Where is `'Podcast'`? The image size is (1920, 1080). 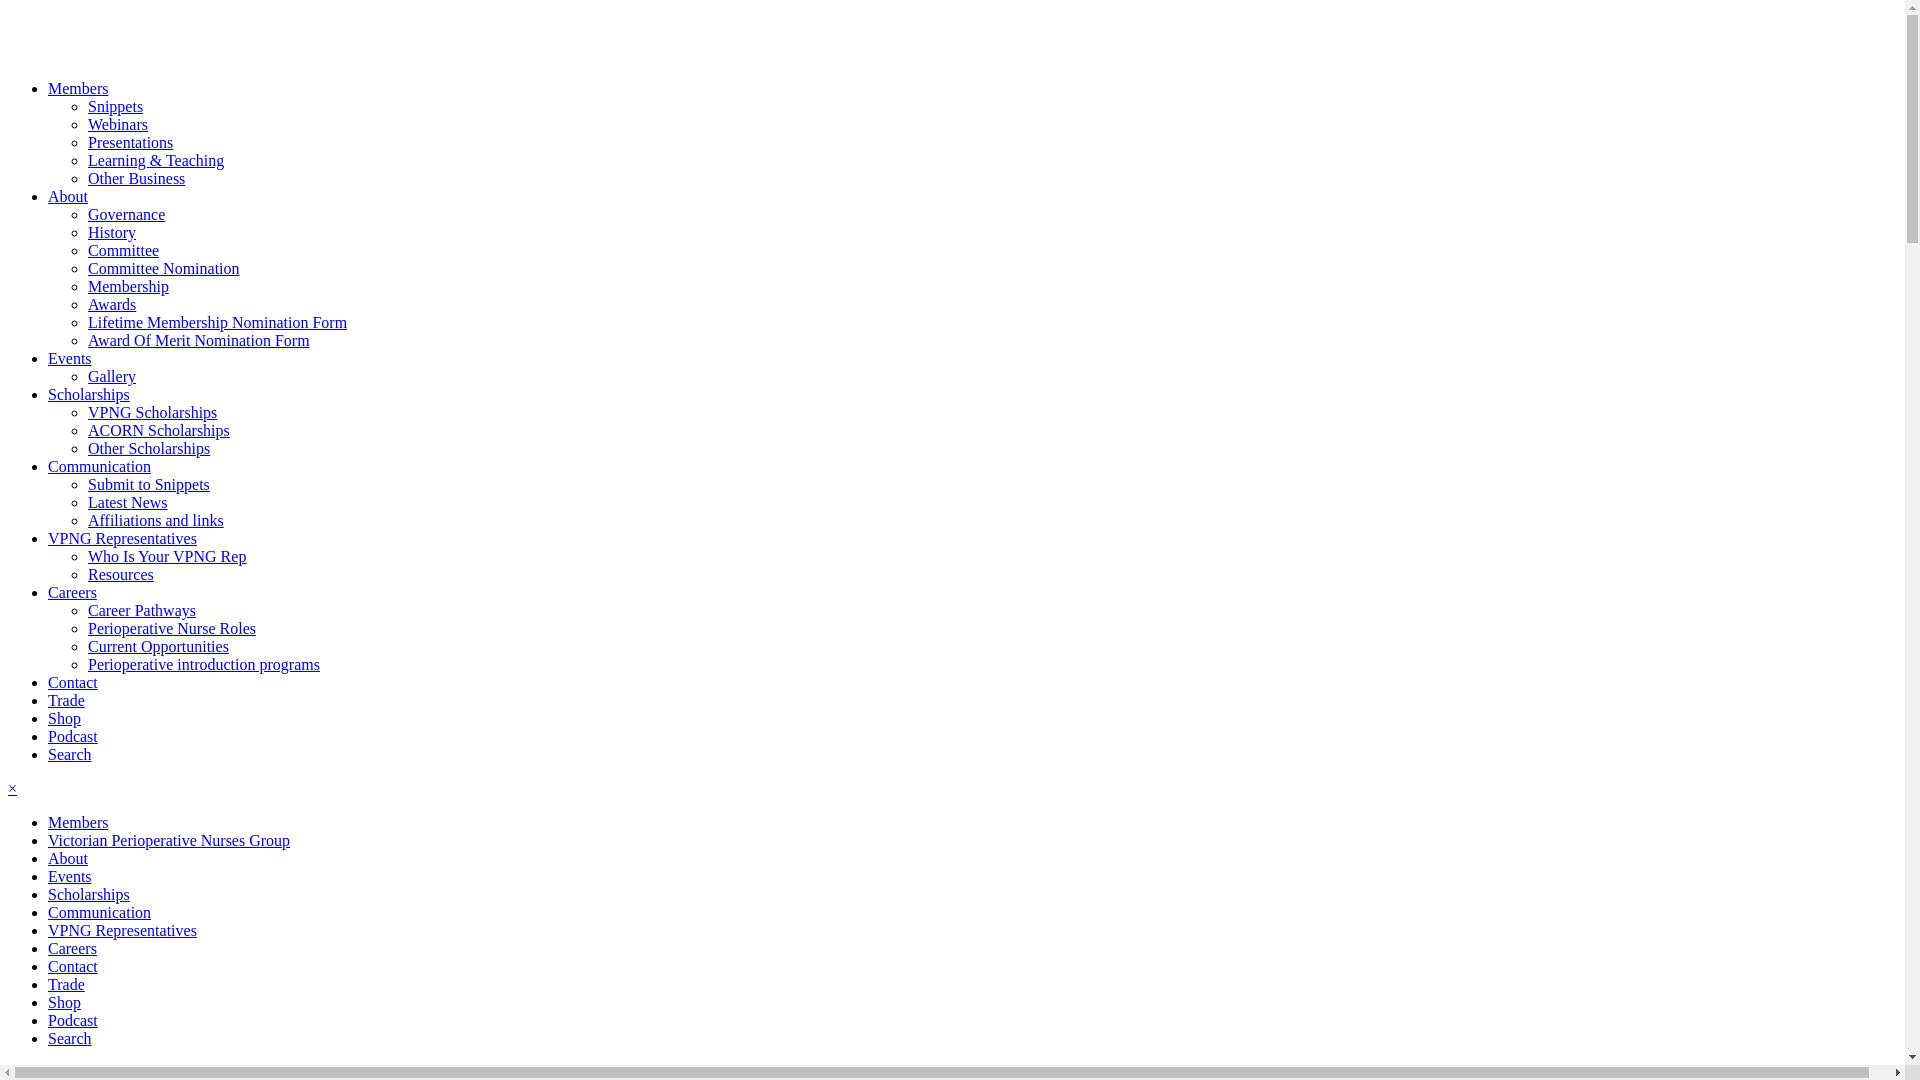 'Podcast' is located at coordinates (48, 1020).